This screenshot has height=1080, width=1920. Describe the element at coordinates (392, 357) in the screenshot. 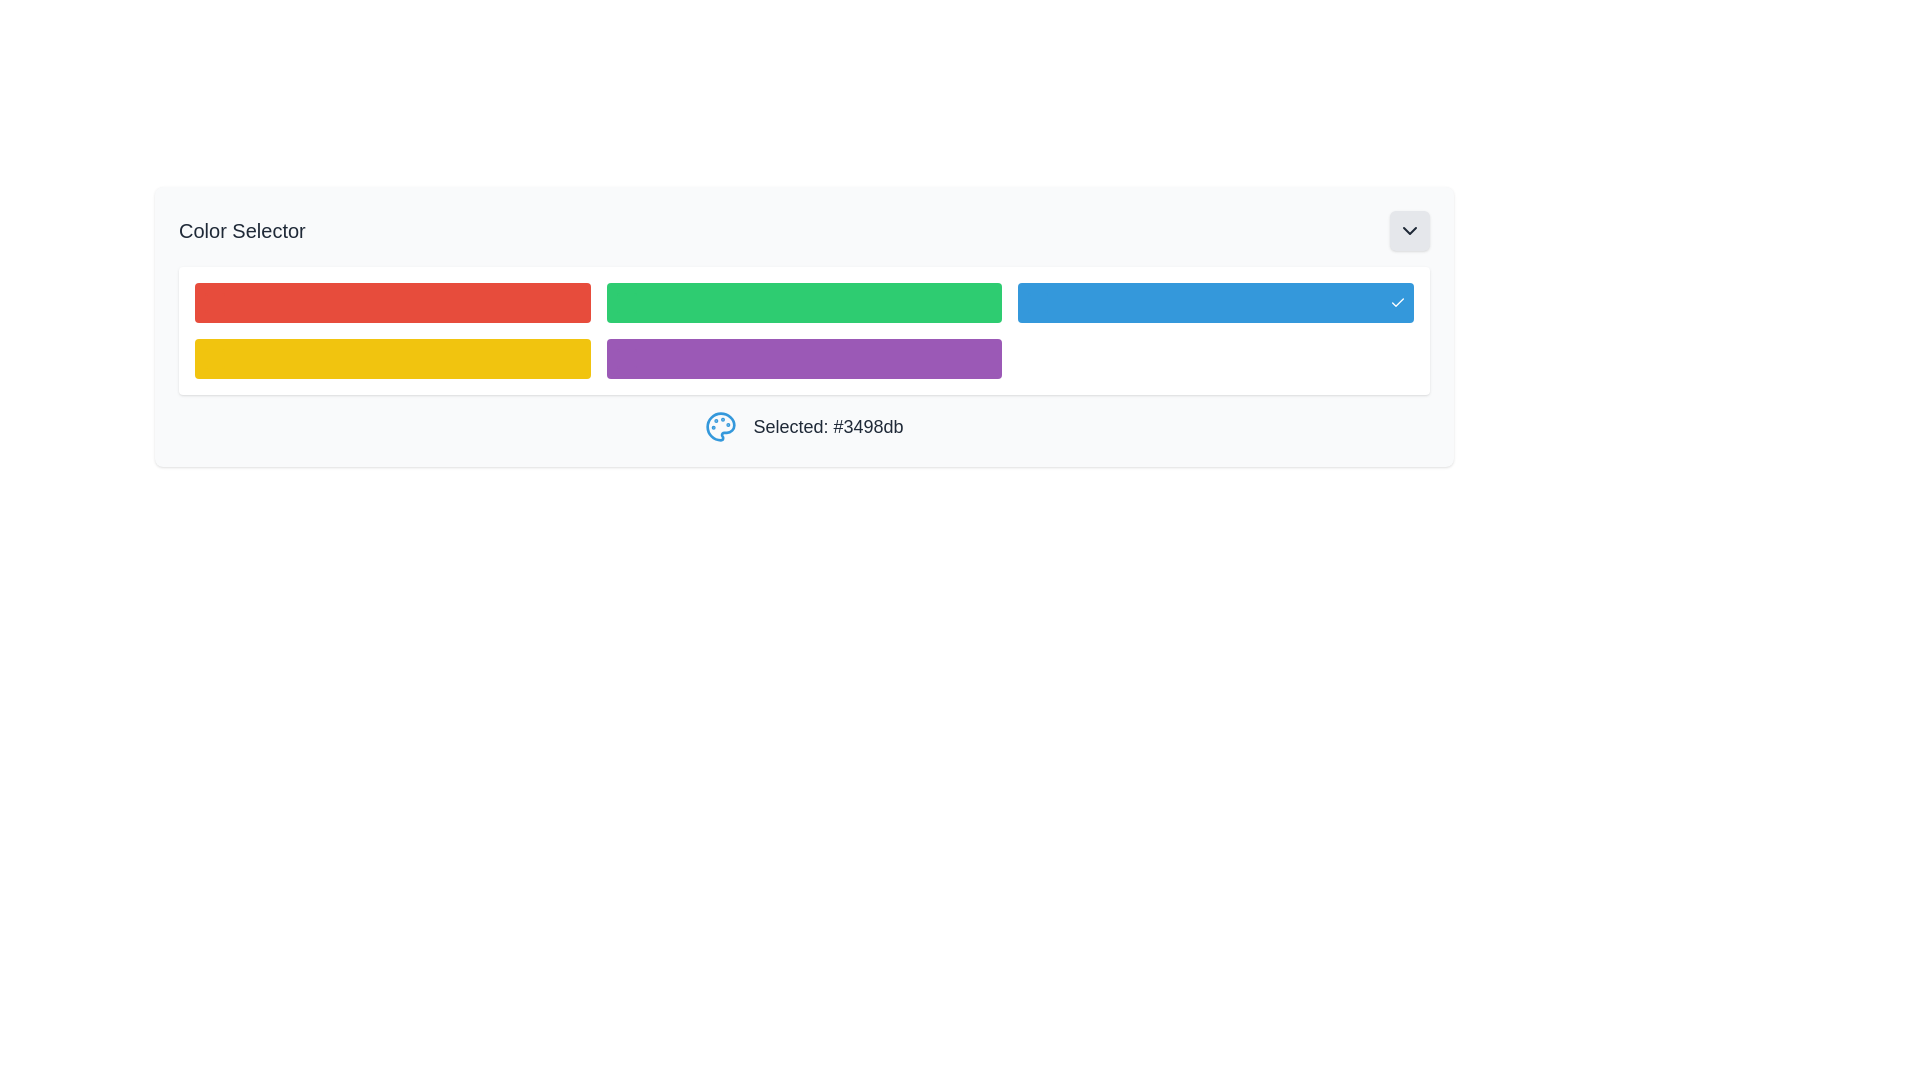

I see `the bright yellow rectangular button with rounded corners, which is the third element in the second row of a grid layout` at that location.